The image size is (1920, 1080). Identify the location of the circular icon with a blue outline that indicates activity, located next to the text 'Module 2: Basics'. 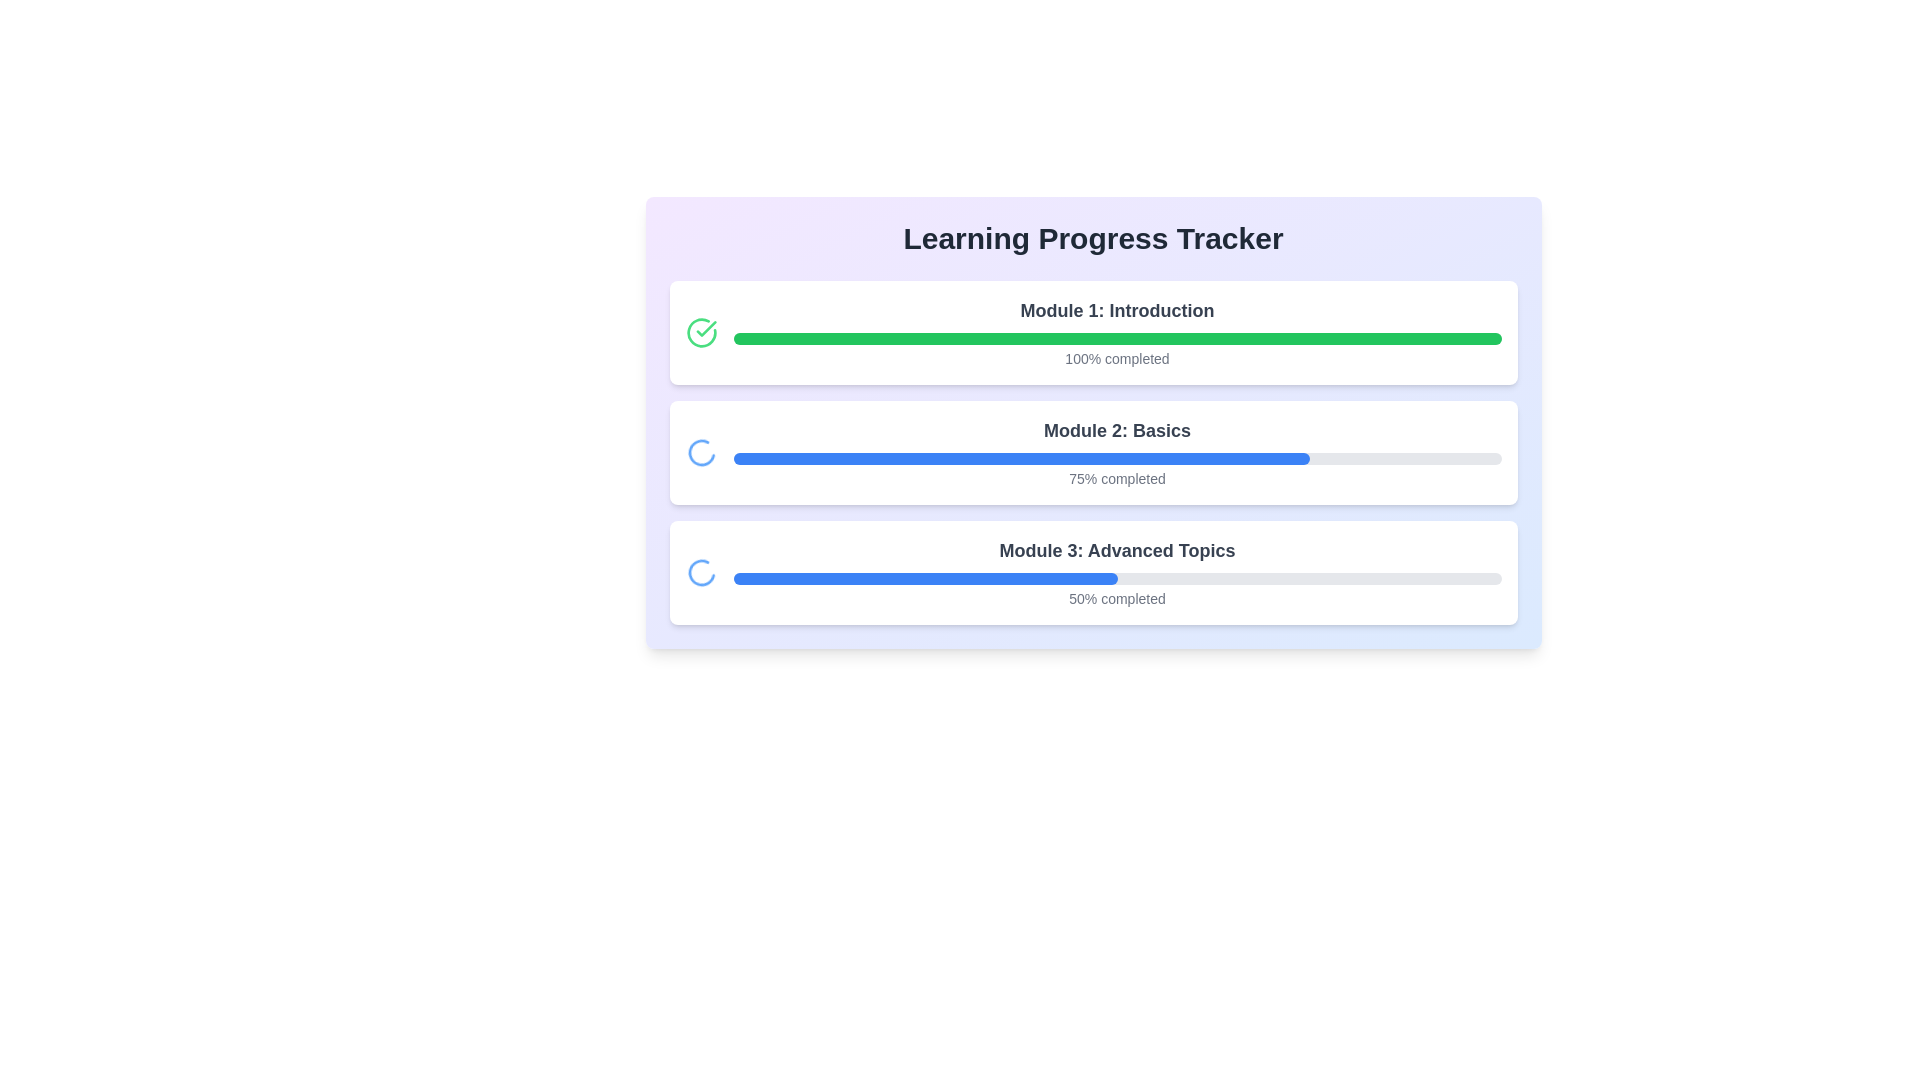
(701, 452).